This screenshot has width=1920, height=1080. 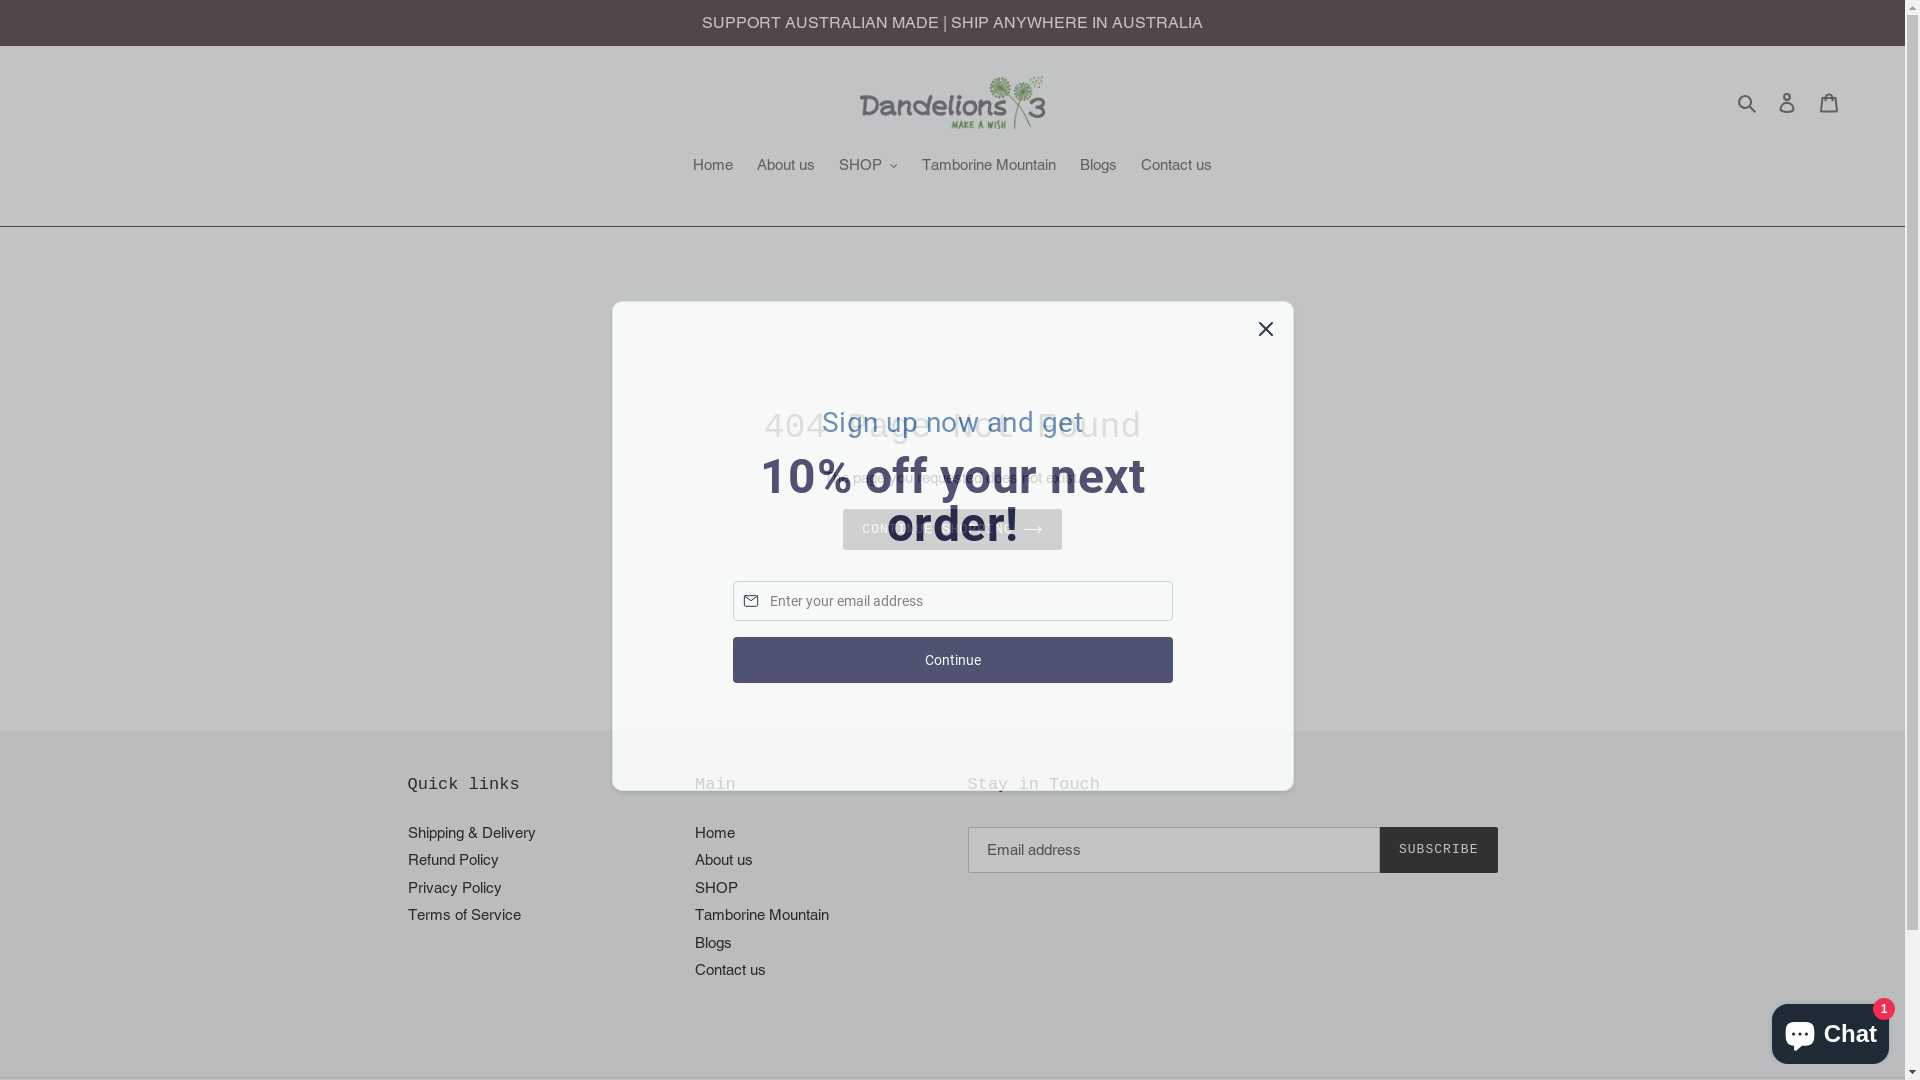 What do you see at coordinates (713, 165) in the screenshot?
I see `'Home'` at bounding box center [713, 165].